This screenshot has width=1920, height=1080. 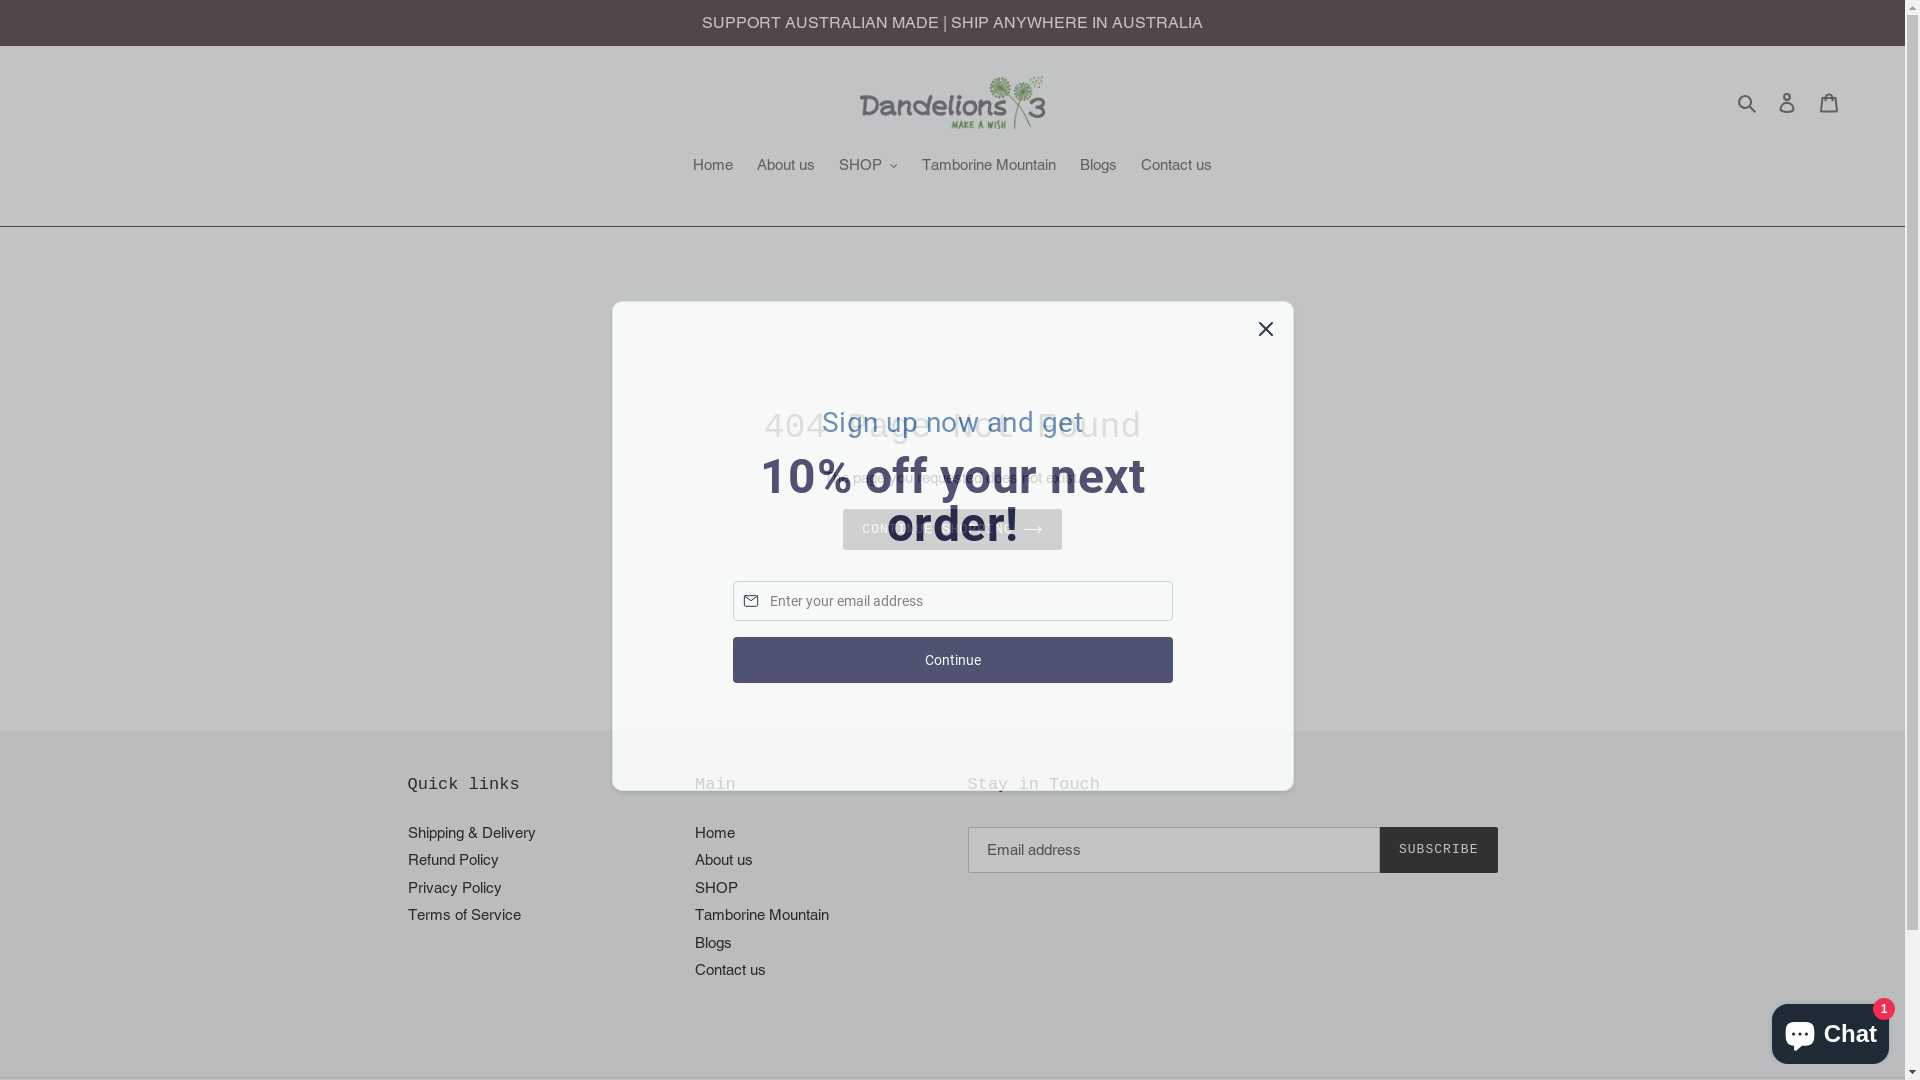 What do you see at coordinates (713, 165) in the screenshot?
I see `'Home'` at bounding box center [713, 165].